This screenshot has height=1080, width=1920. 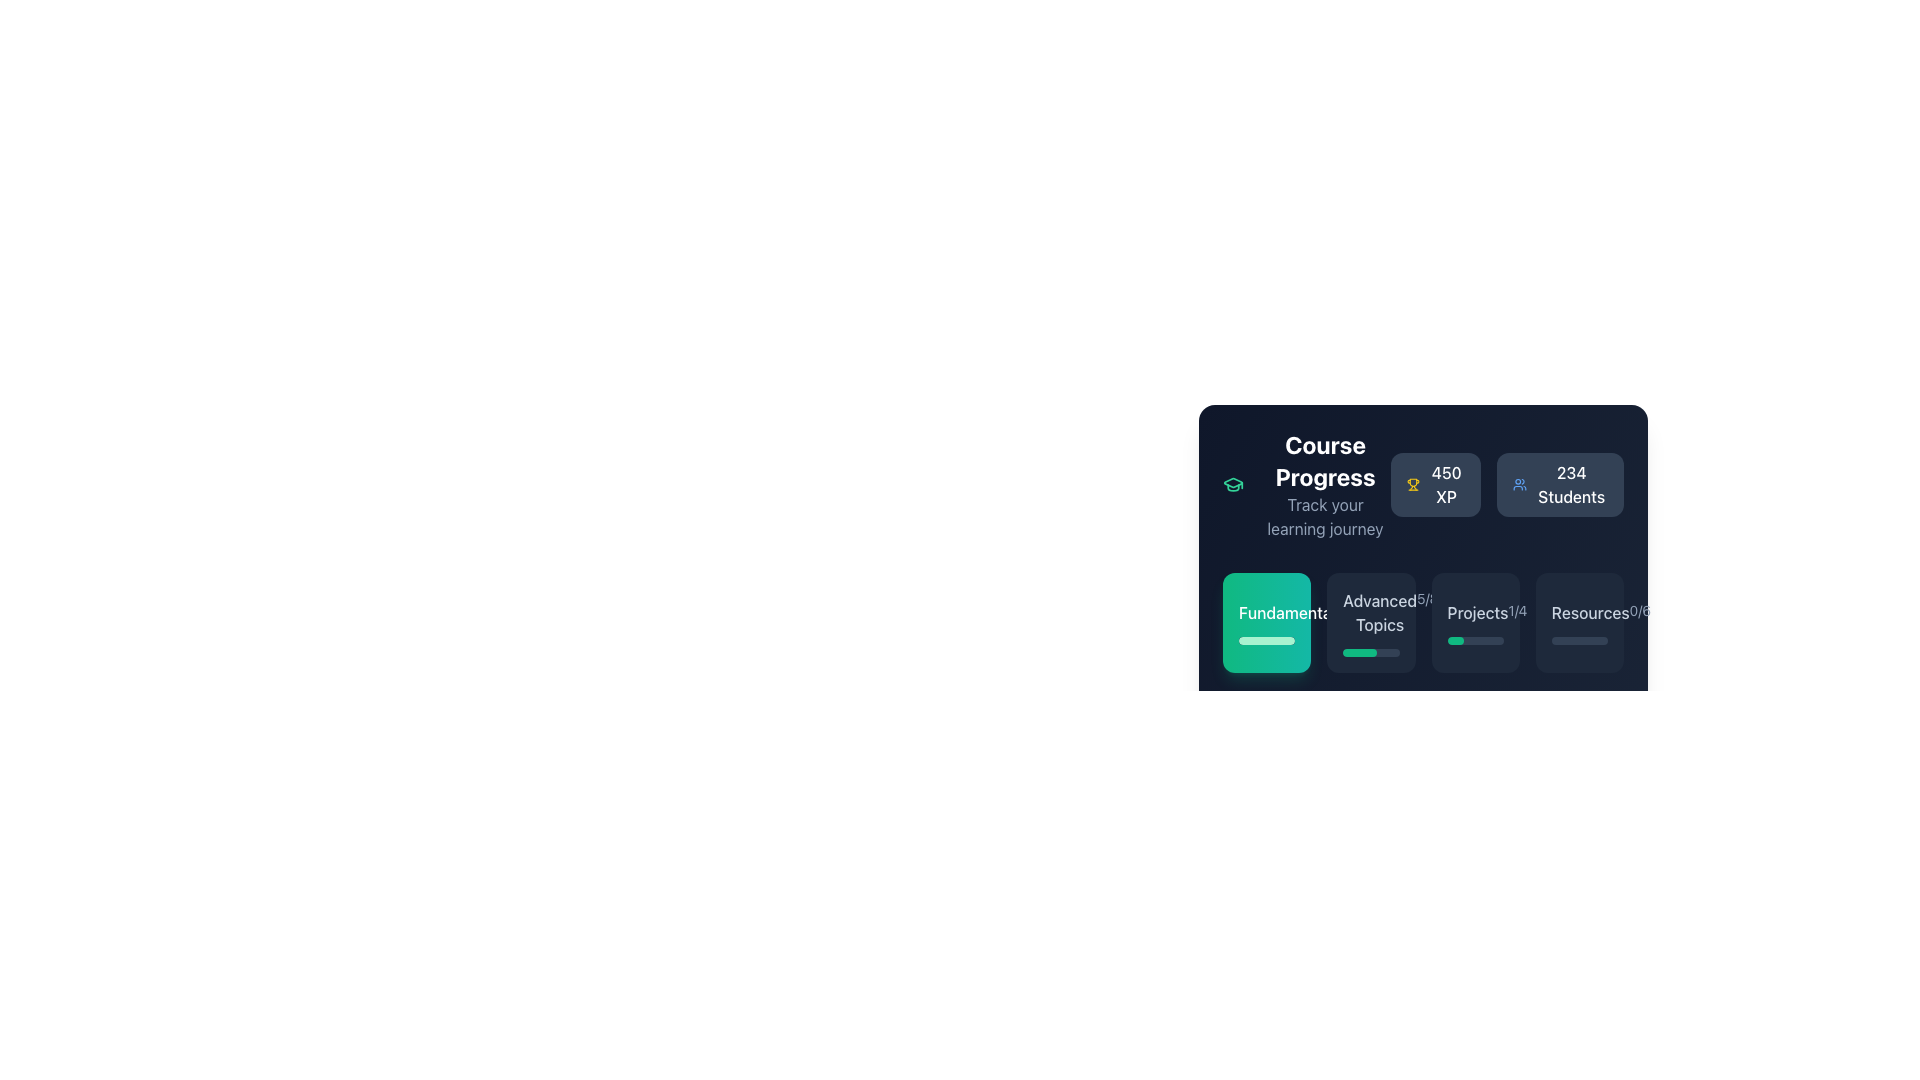 What do you see at coordinates (1475, 612) in the screenshot?
I see `the static text label displaying 'Projects' and '1/4', which is located in the third card from the left at the bottom segment of the UI` at bounding box center [1475, 612].